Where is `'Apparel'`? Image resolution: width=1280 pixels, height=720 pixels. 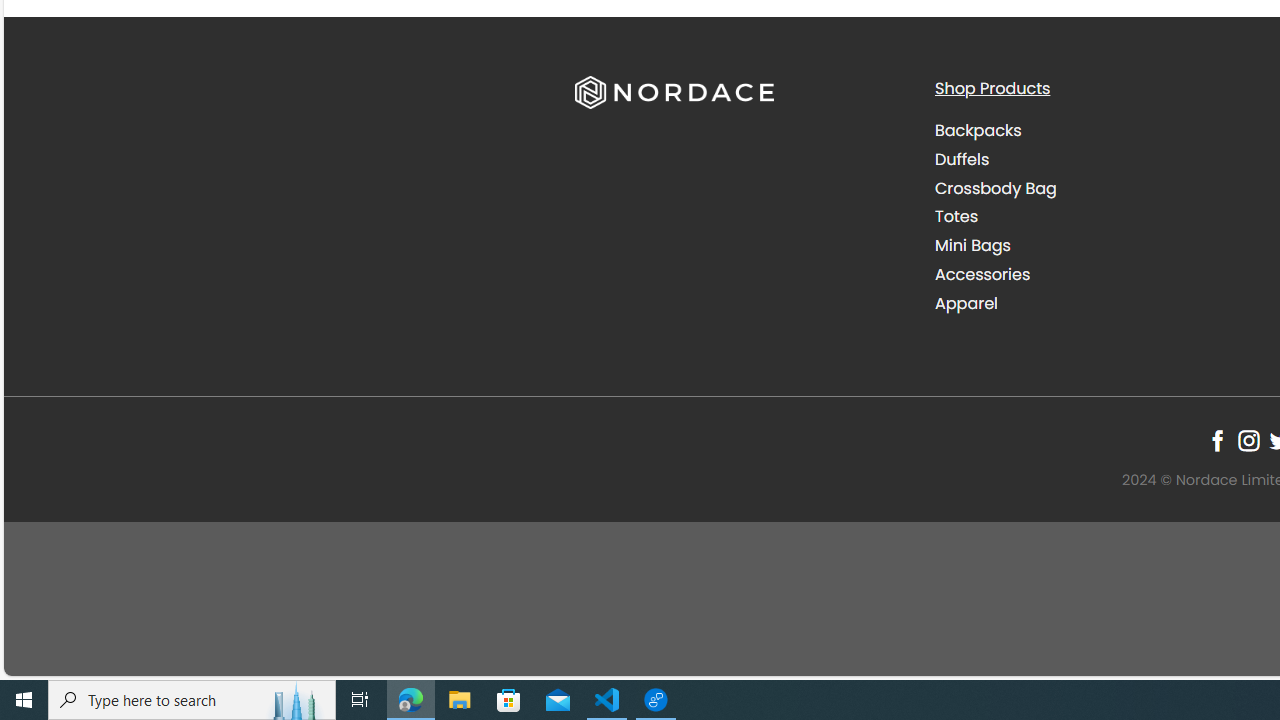
'Apparel' is located at coordinates (1098, 303).